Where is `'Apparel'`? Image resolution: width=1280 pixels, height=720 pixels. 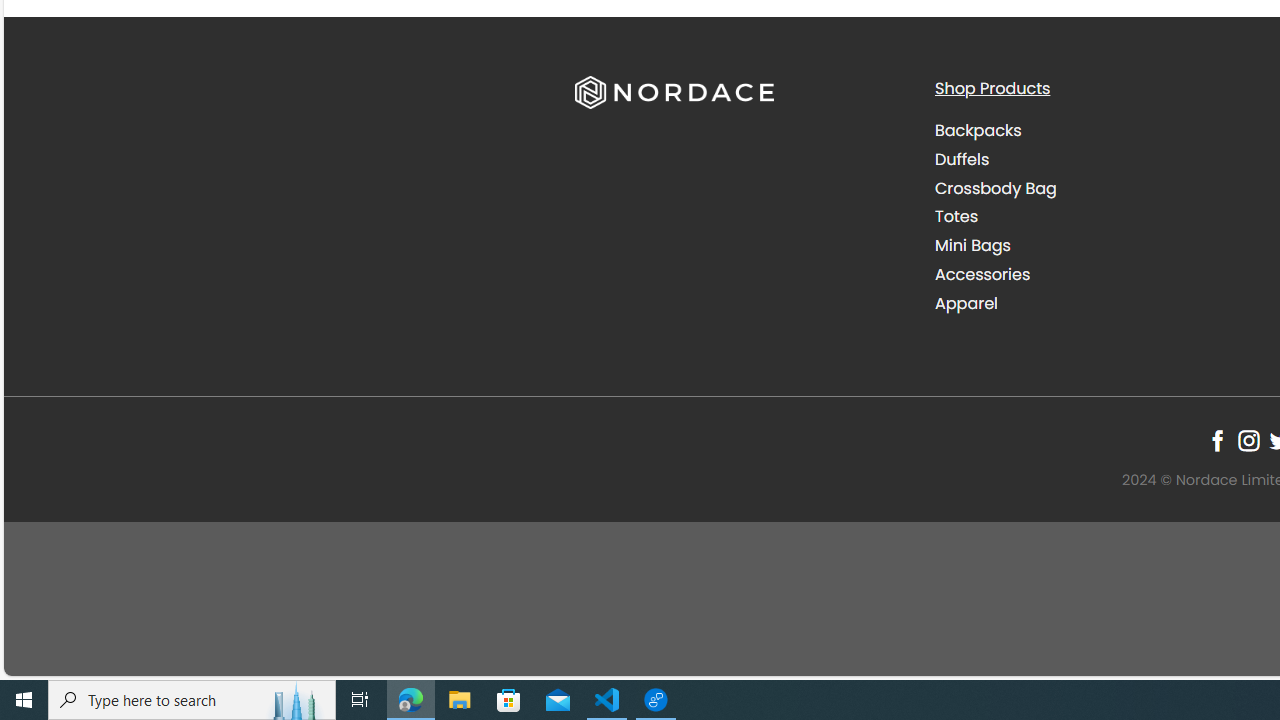
'Apparel' is located at coordinates (1098, 303).